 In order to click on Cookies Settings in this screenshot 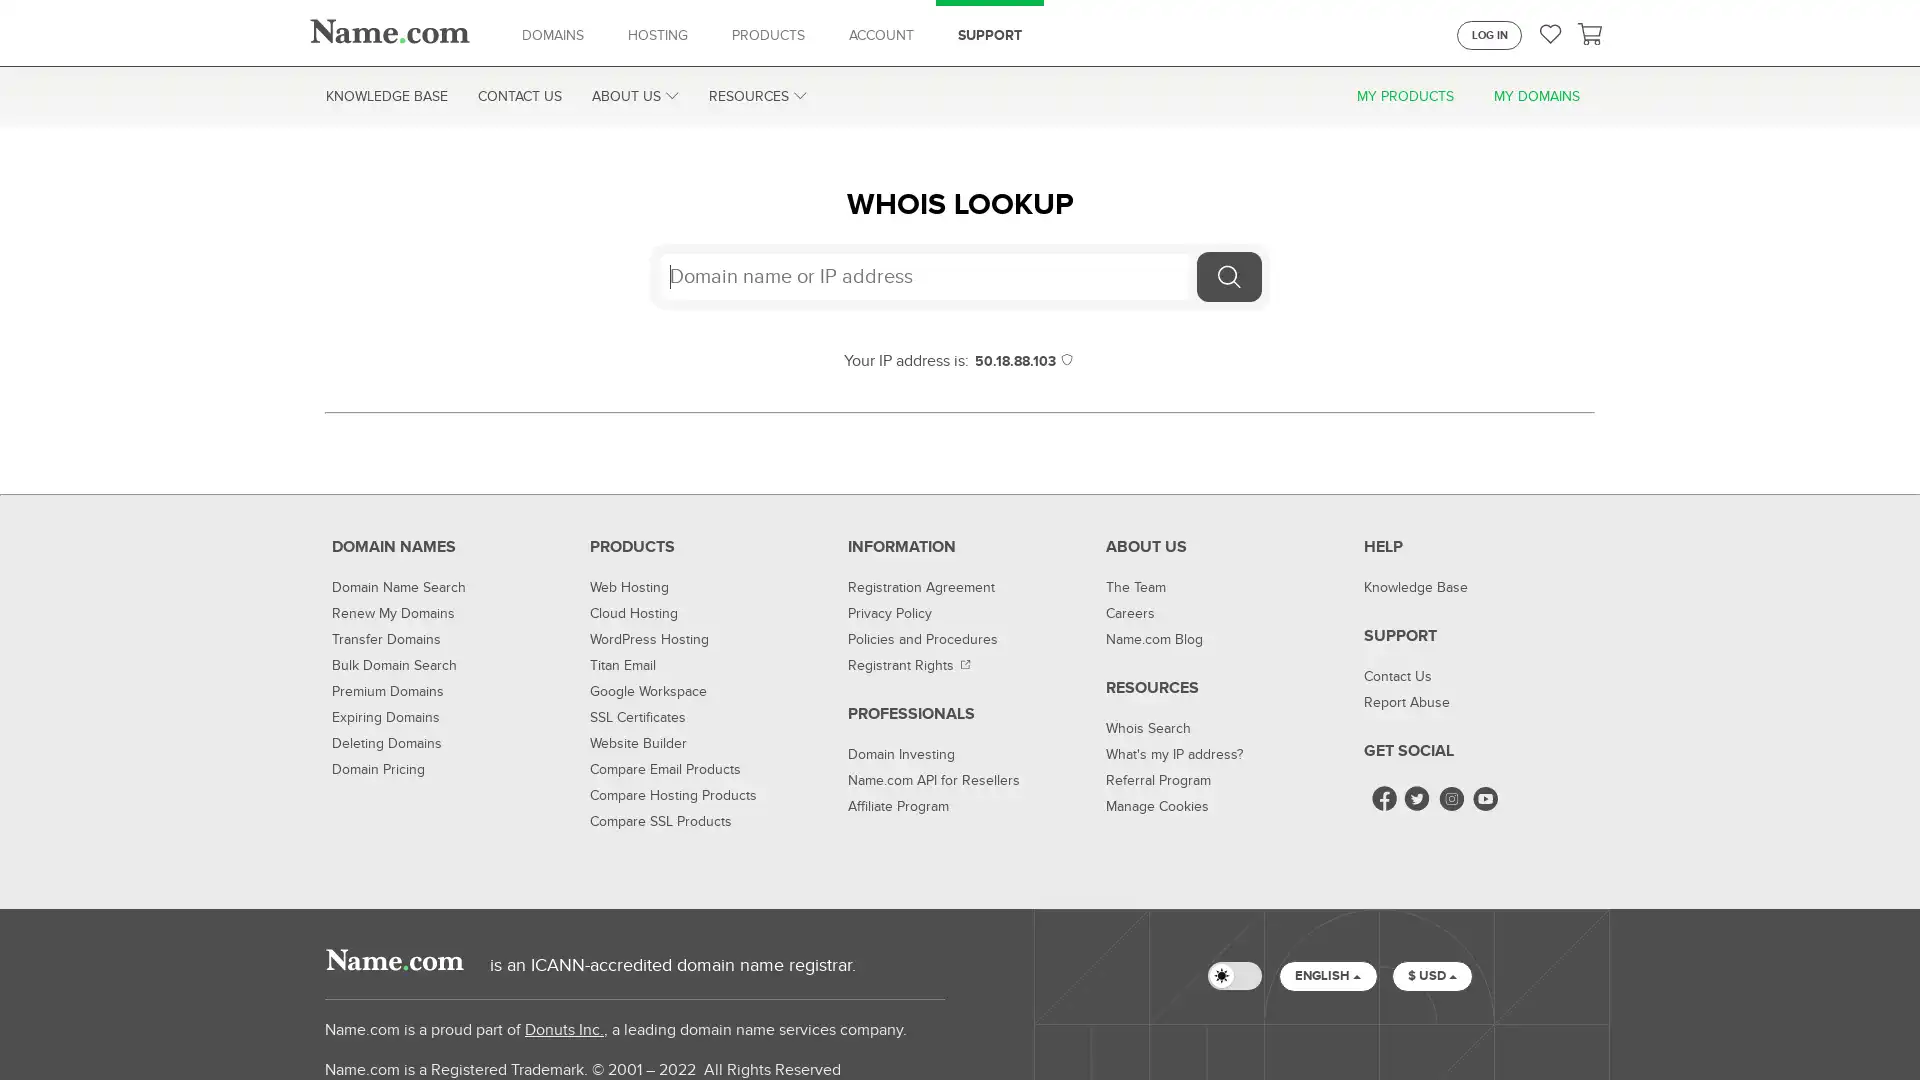, I will do `click(1396, 1026)`.